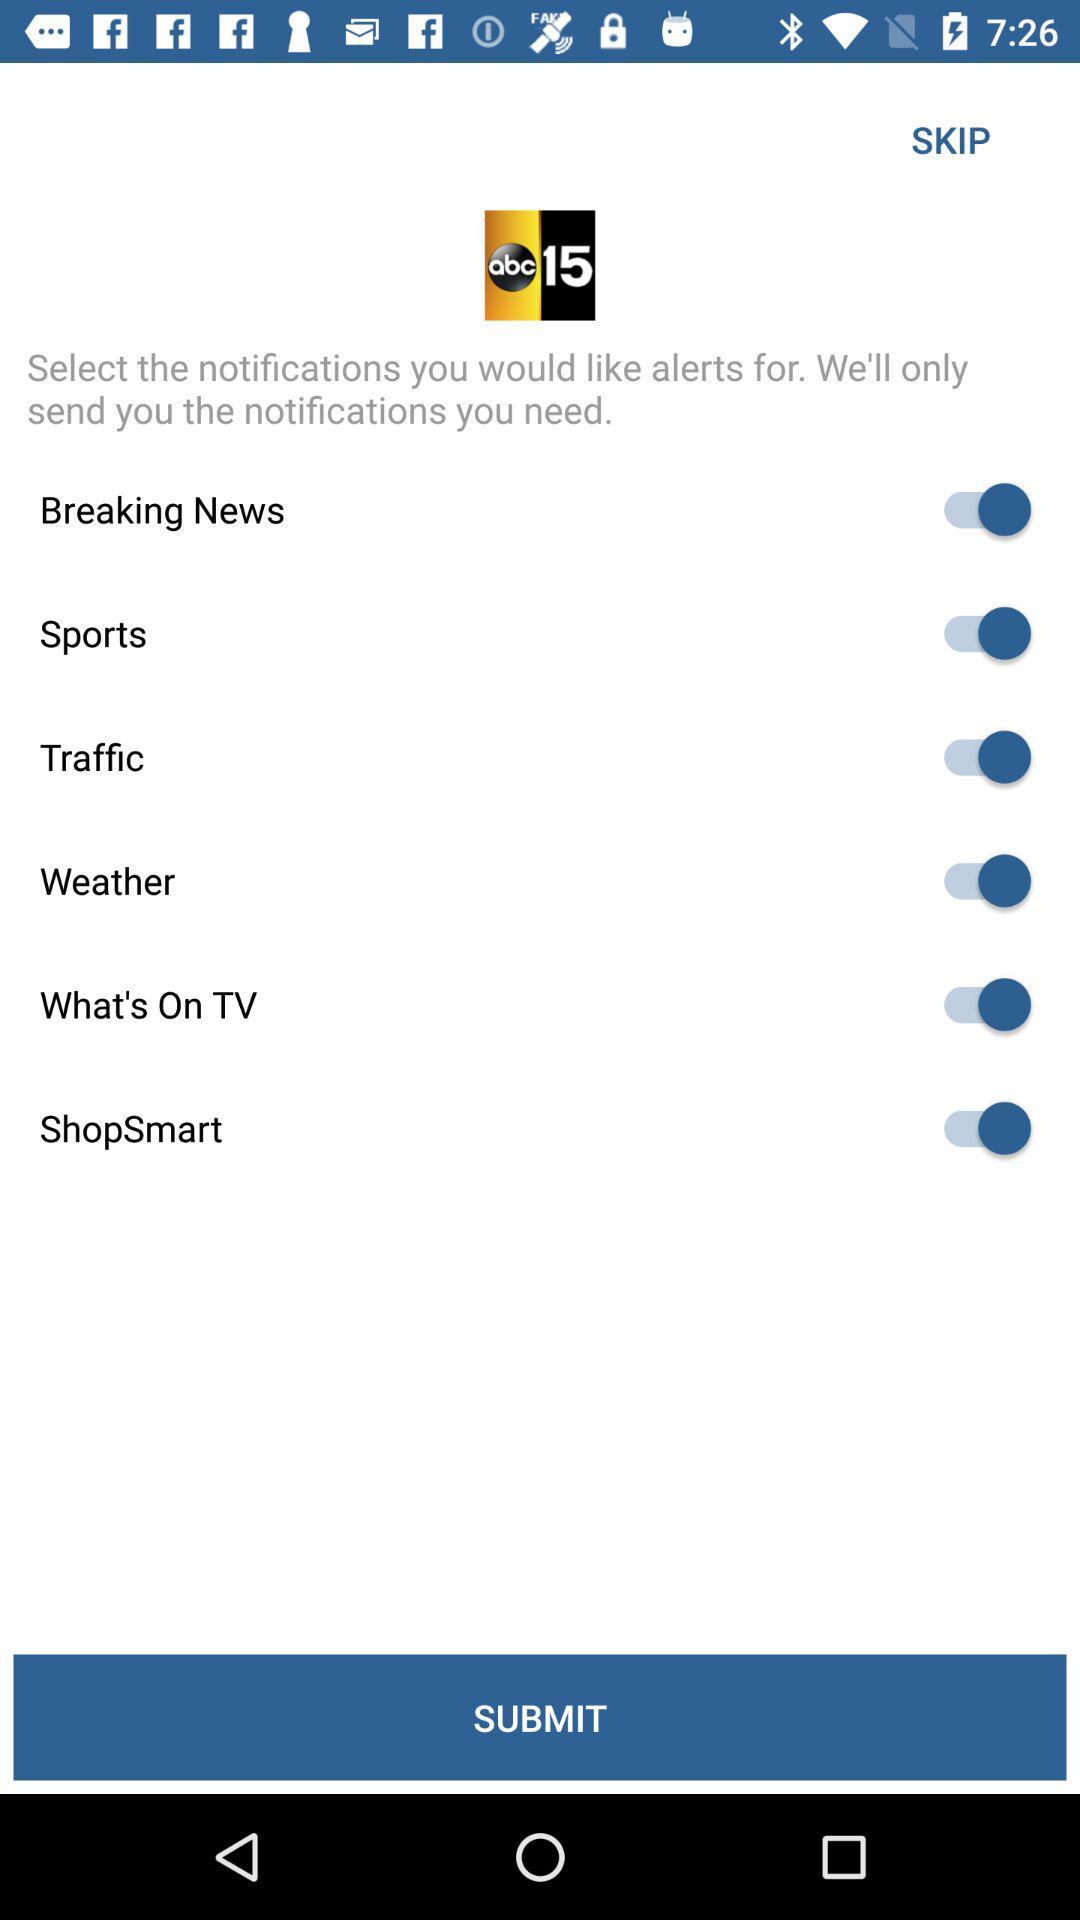 The height and width of the screenshot is (1920, 1080). Describe the element at coordinates (977, 756) in the screenshot. I see `traffic option` at that location.